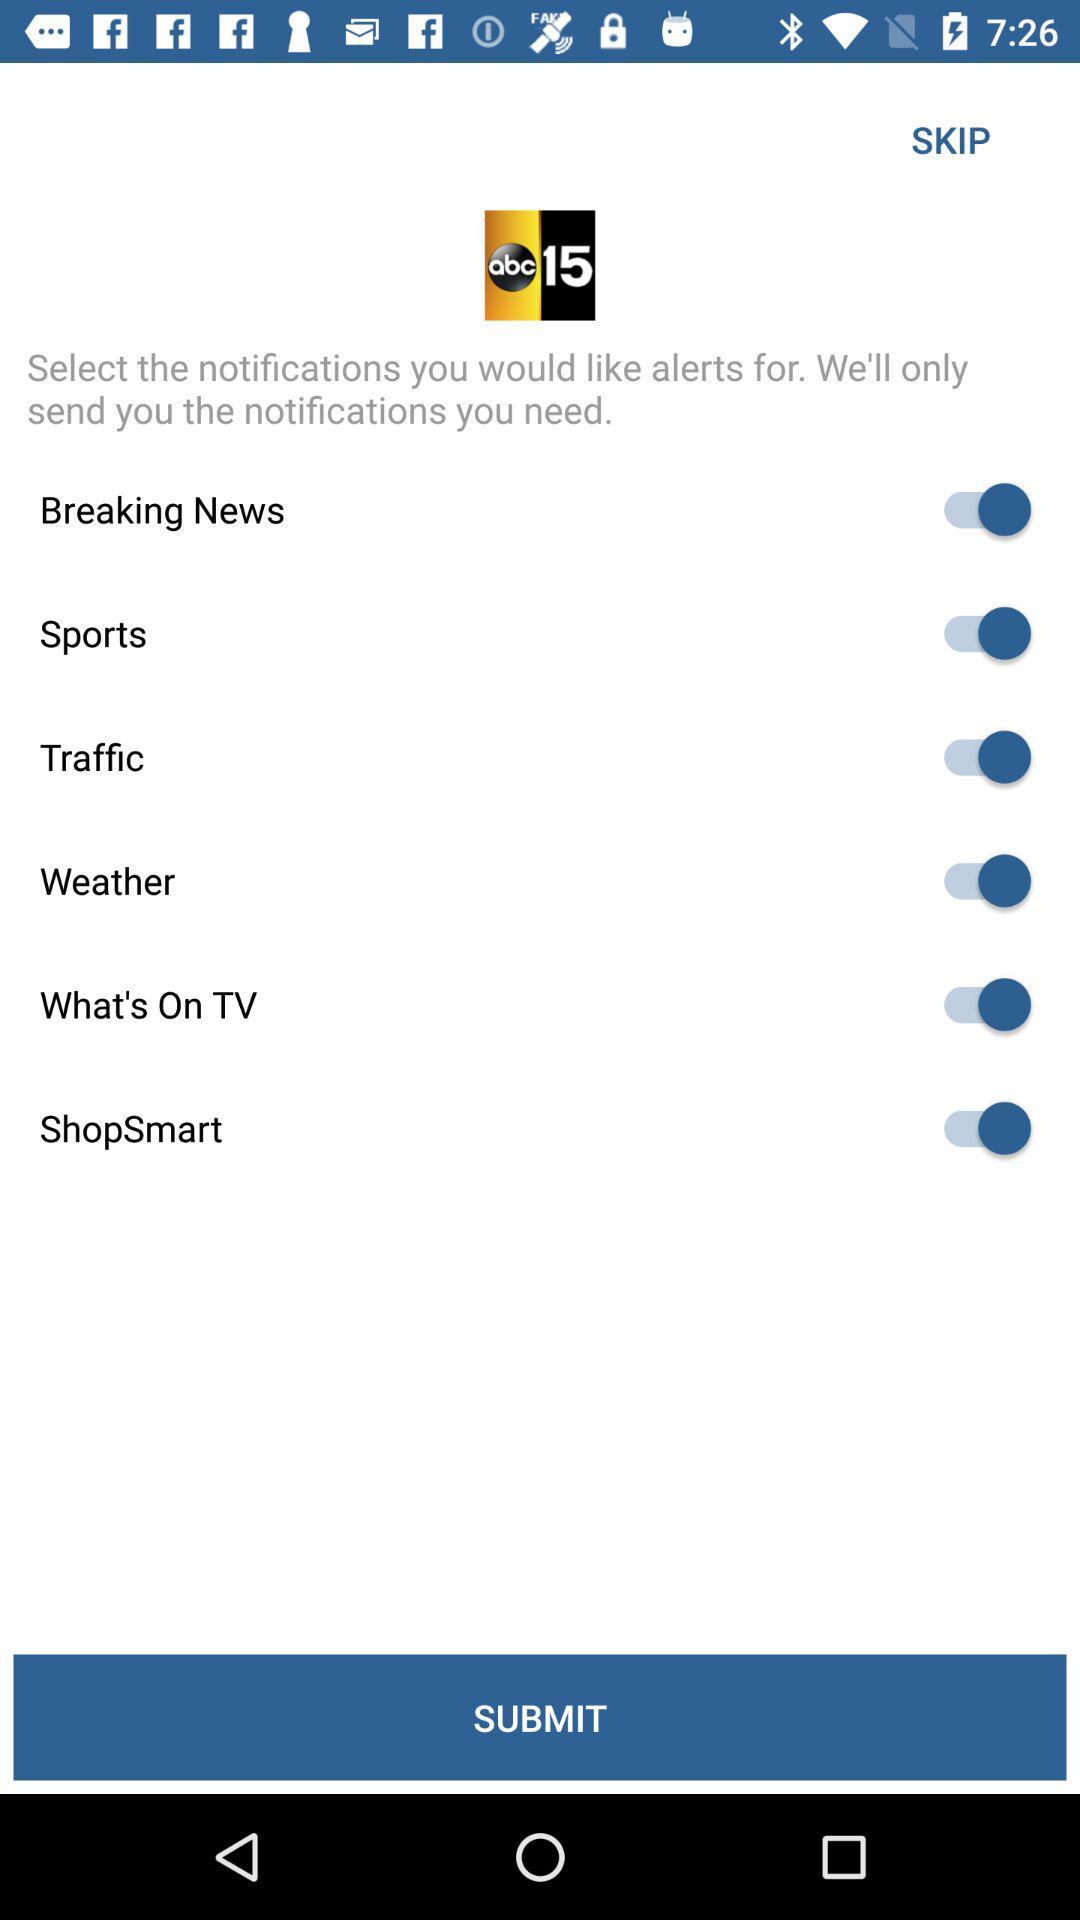 The height and width of the screenshot is (1920, 1080). Describe the element at coordinates (977, 756) in the screenshot. I see `traffic option` at that location.